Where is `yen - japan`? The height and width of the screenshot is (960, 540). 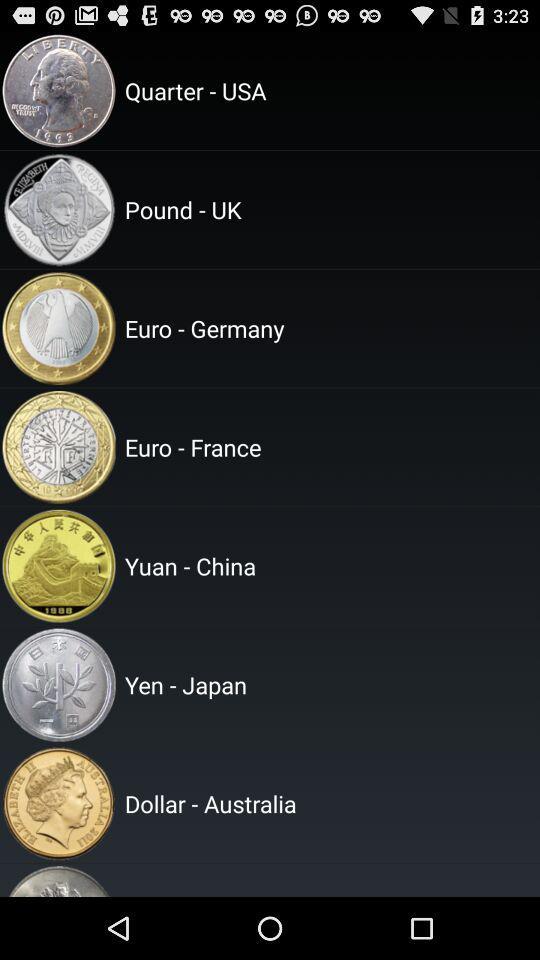
yen - japan is located at coordinates (329, 684).